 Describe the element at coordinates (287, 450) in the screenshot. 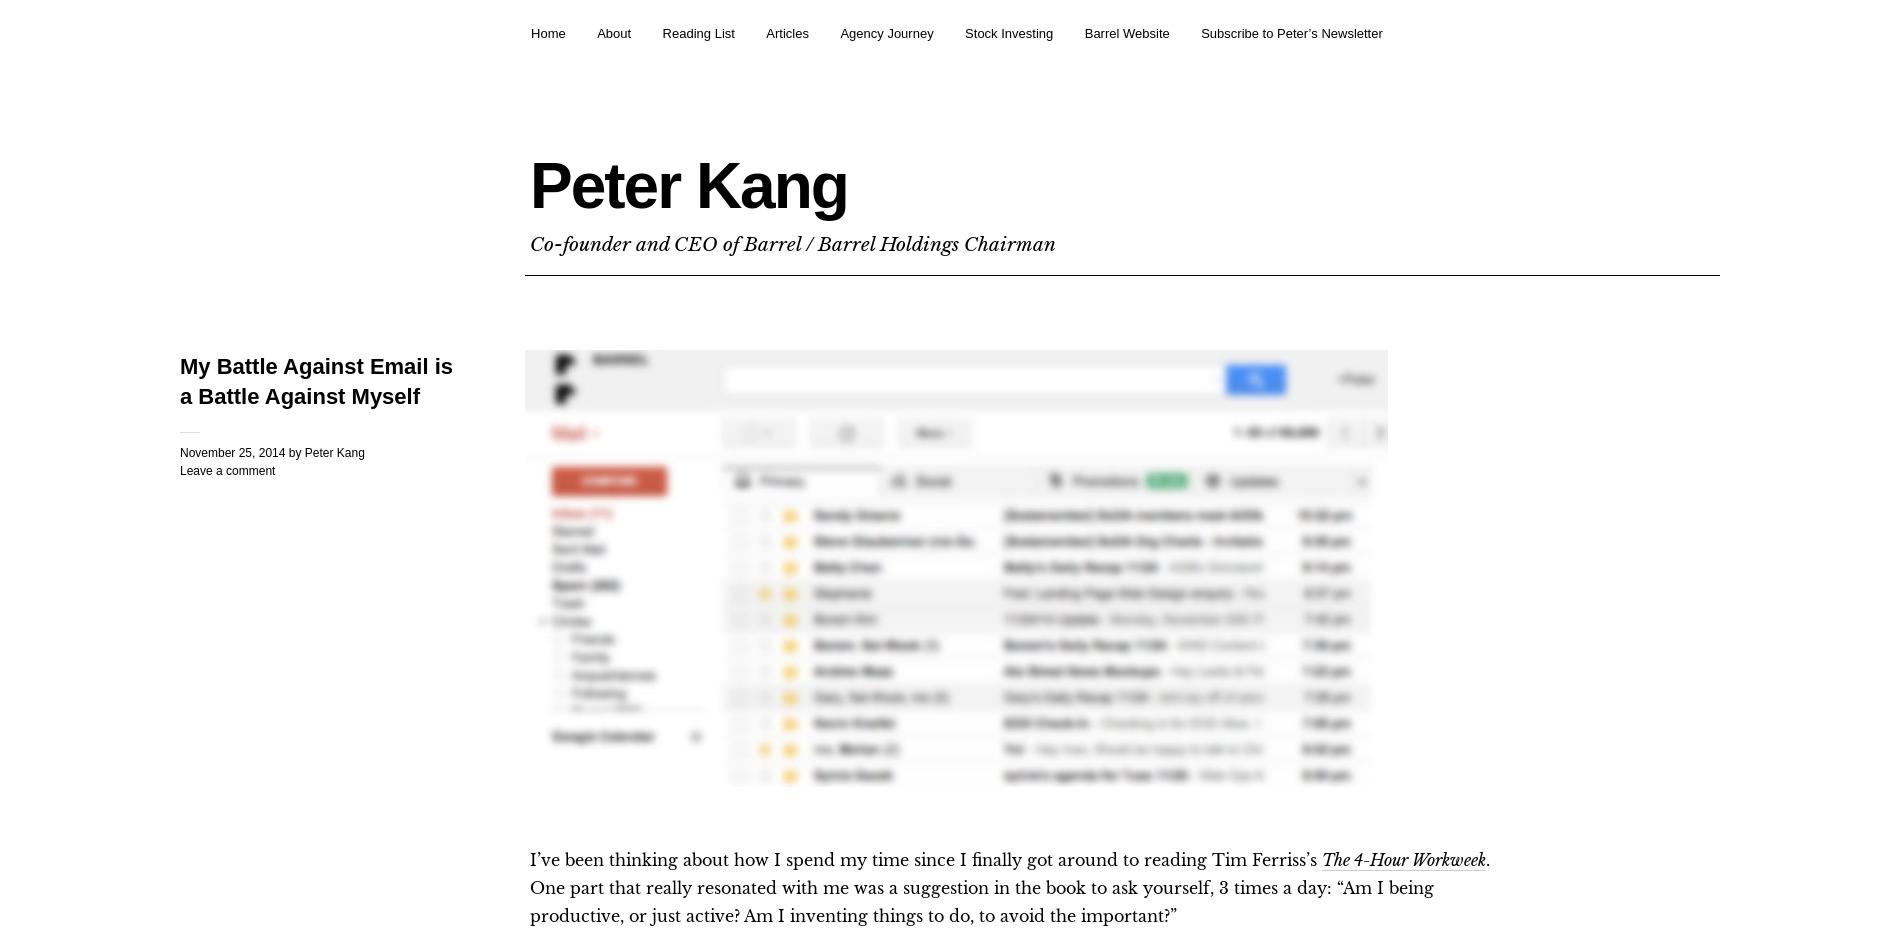

I see `'by'` at that location.